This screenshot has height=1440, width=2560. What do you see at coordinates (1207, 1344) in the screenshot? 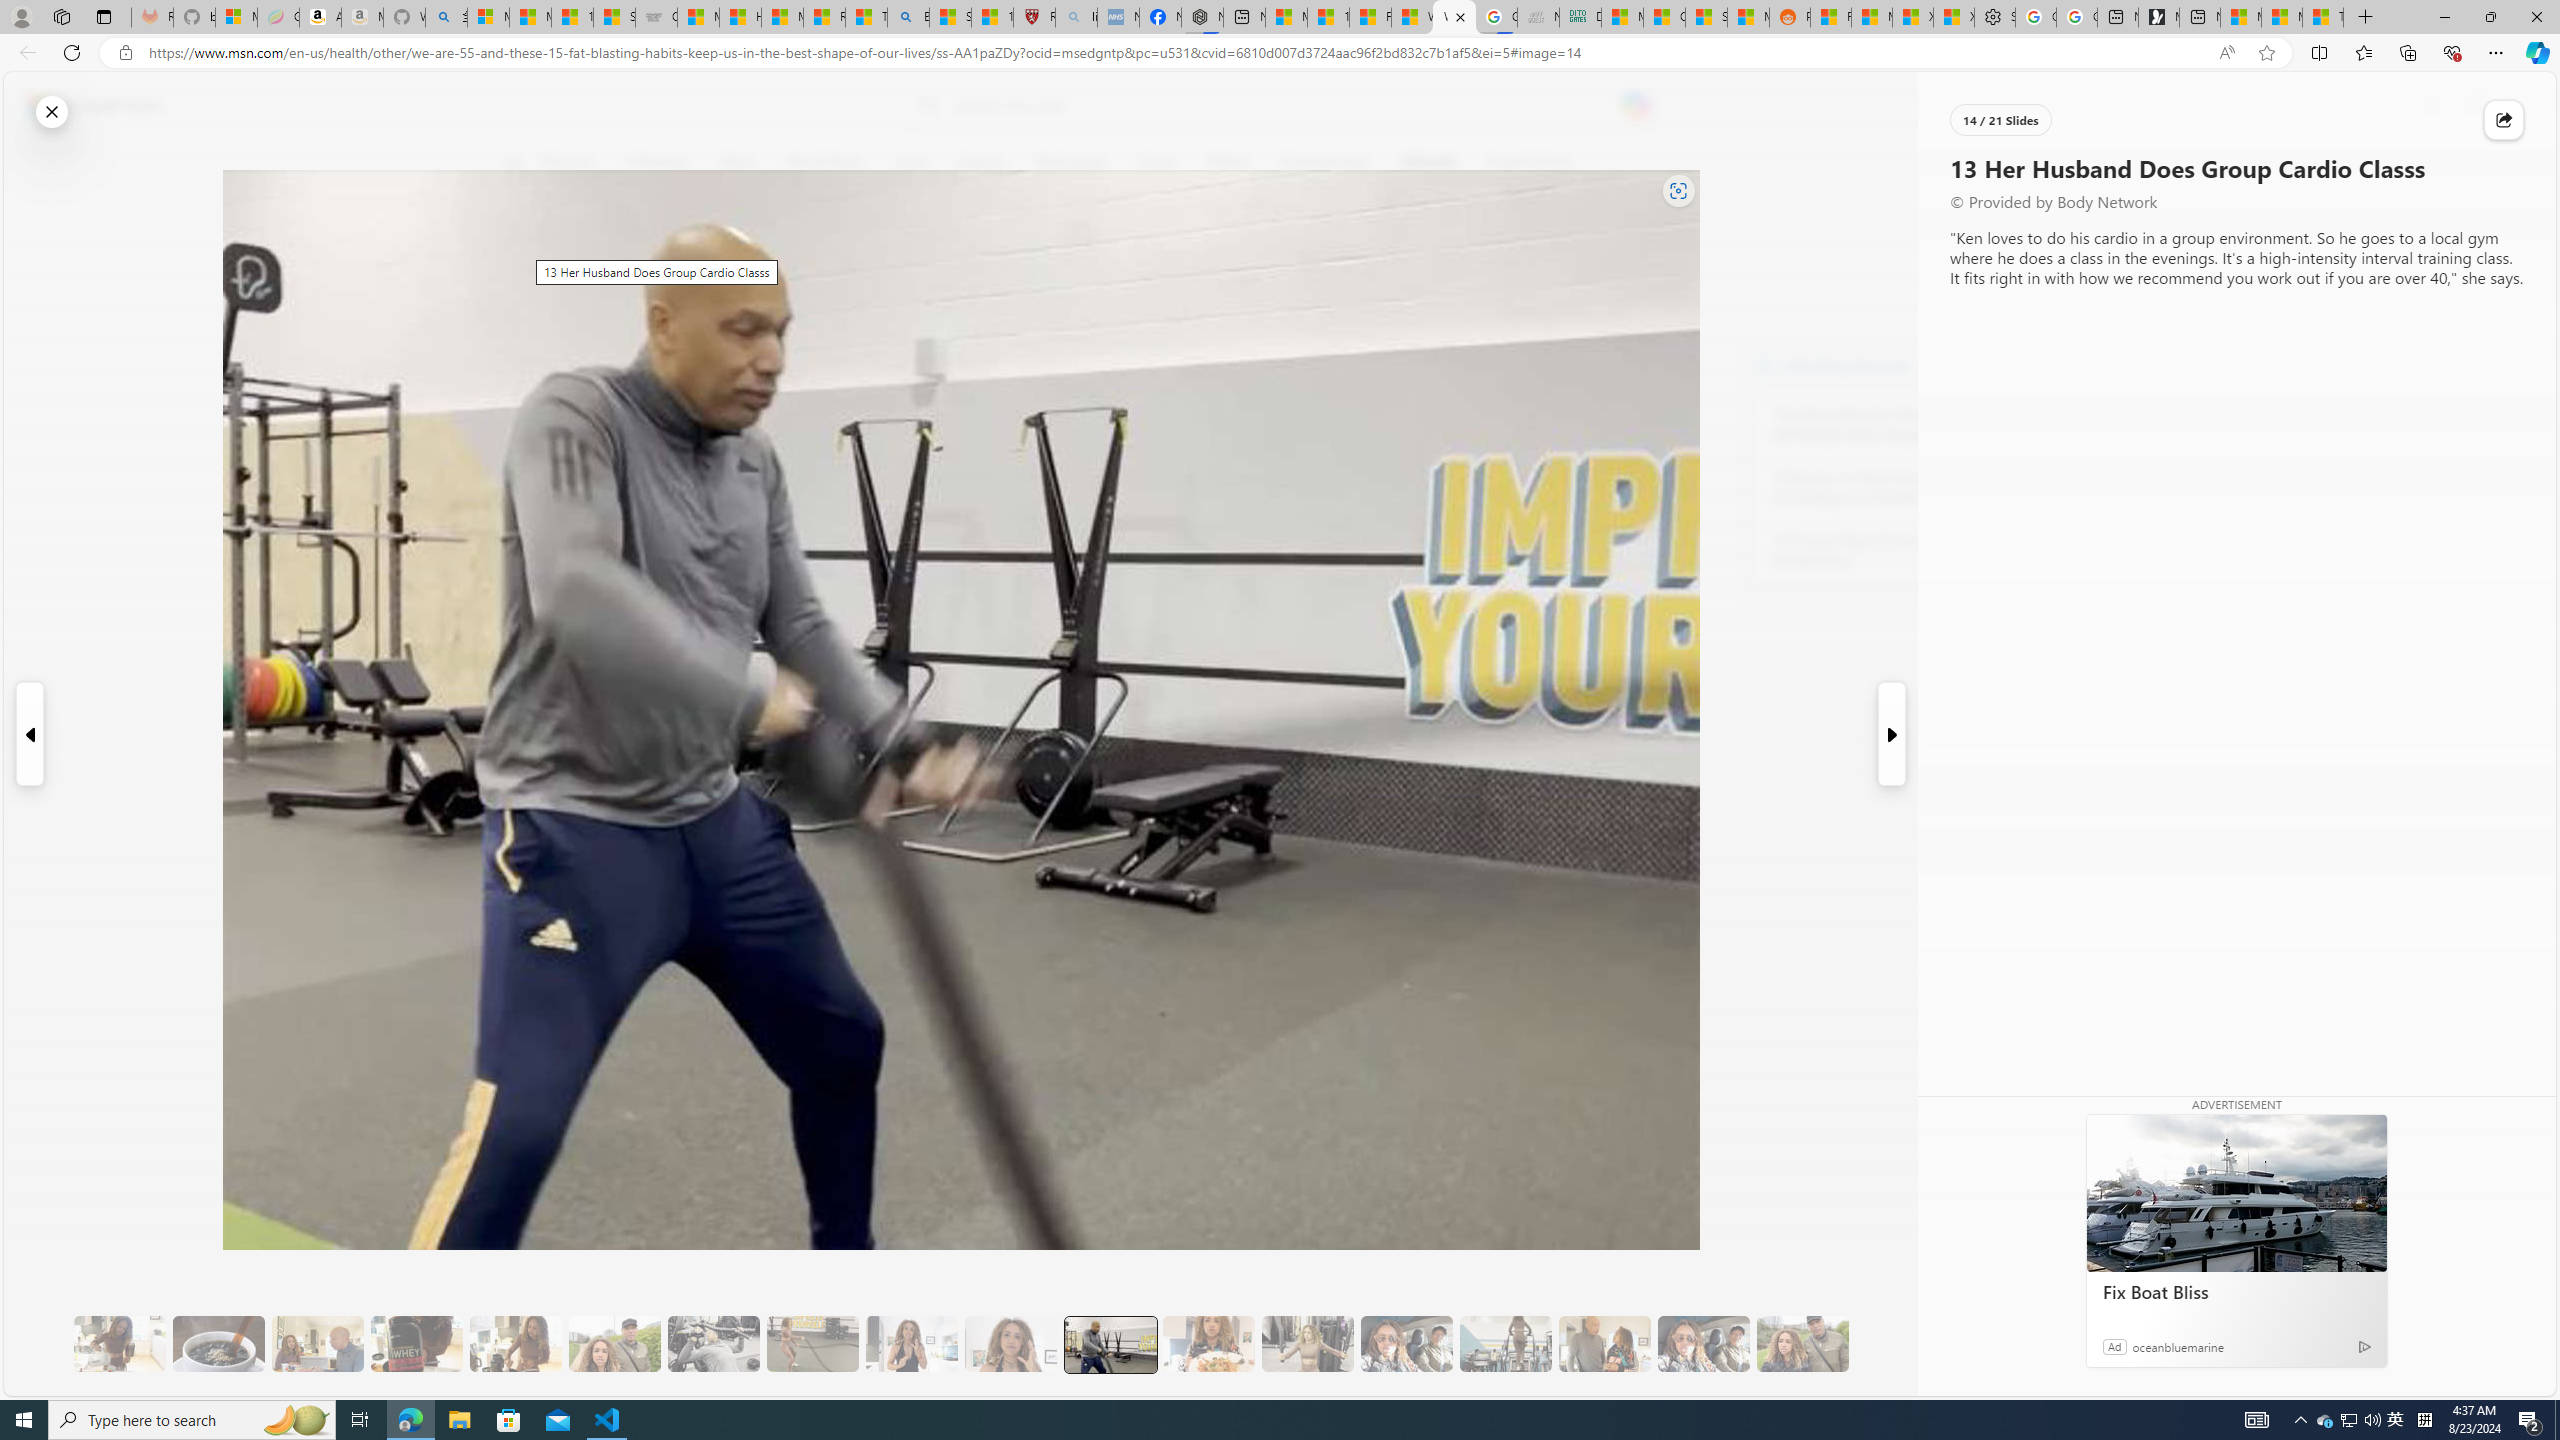
I see `'14 They Have Salmon and Veggies for Dinner'` at bounding box center [1207, 1344].